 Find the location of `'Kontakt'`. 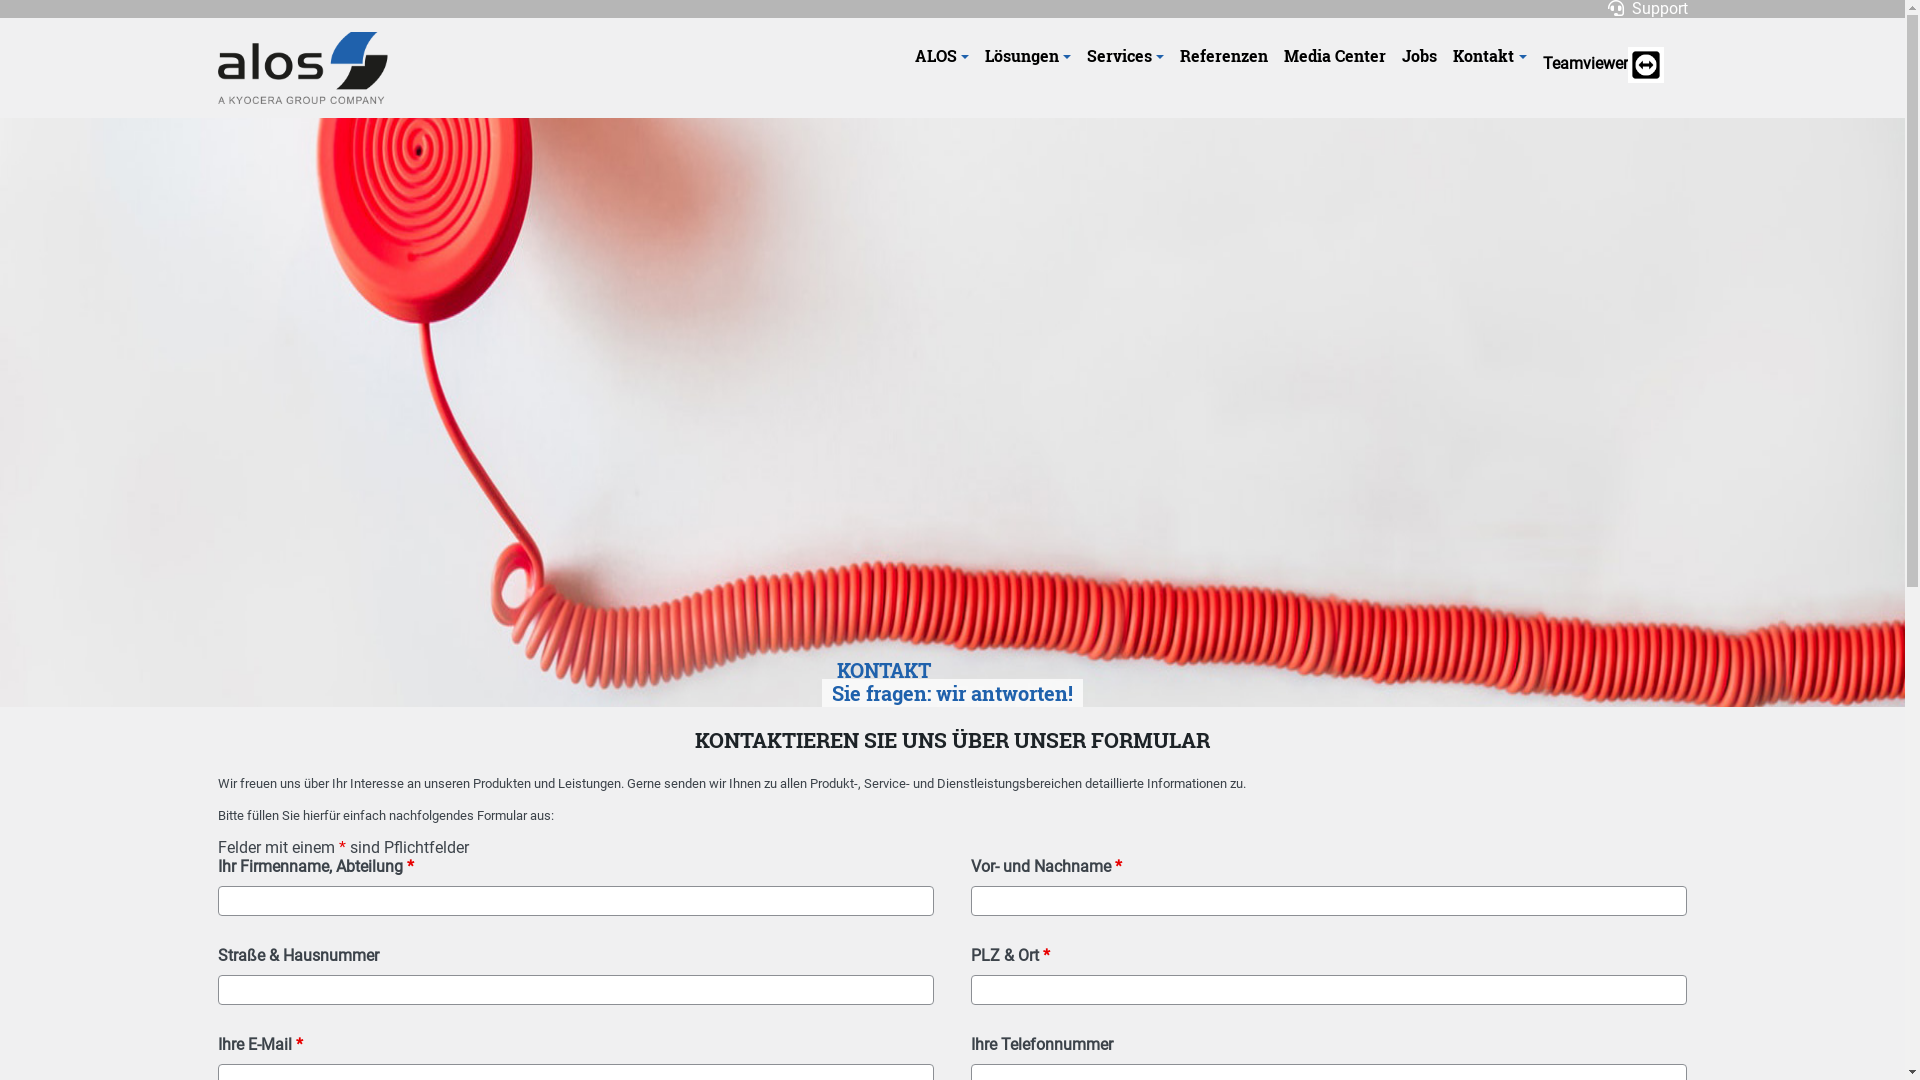

'Kontakt' is located at coordinates (1489, 55).